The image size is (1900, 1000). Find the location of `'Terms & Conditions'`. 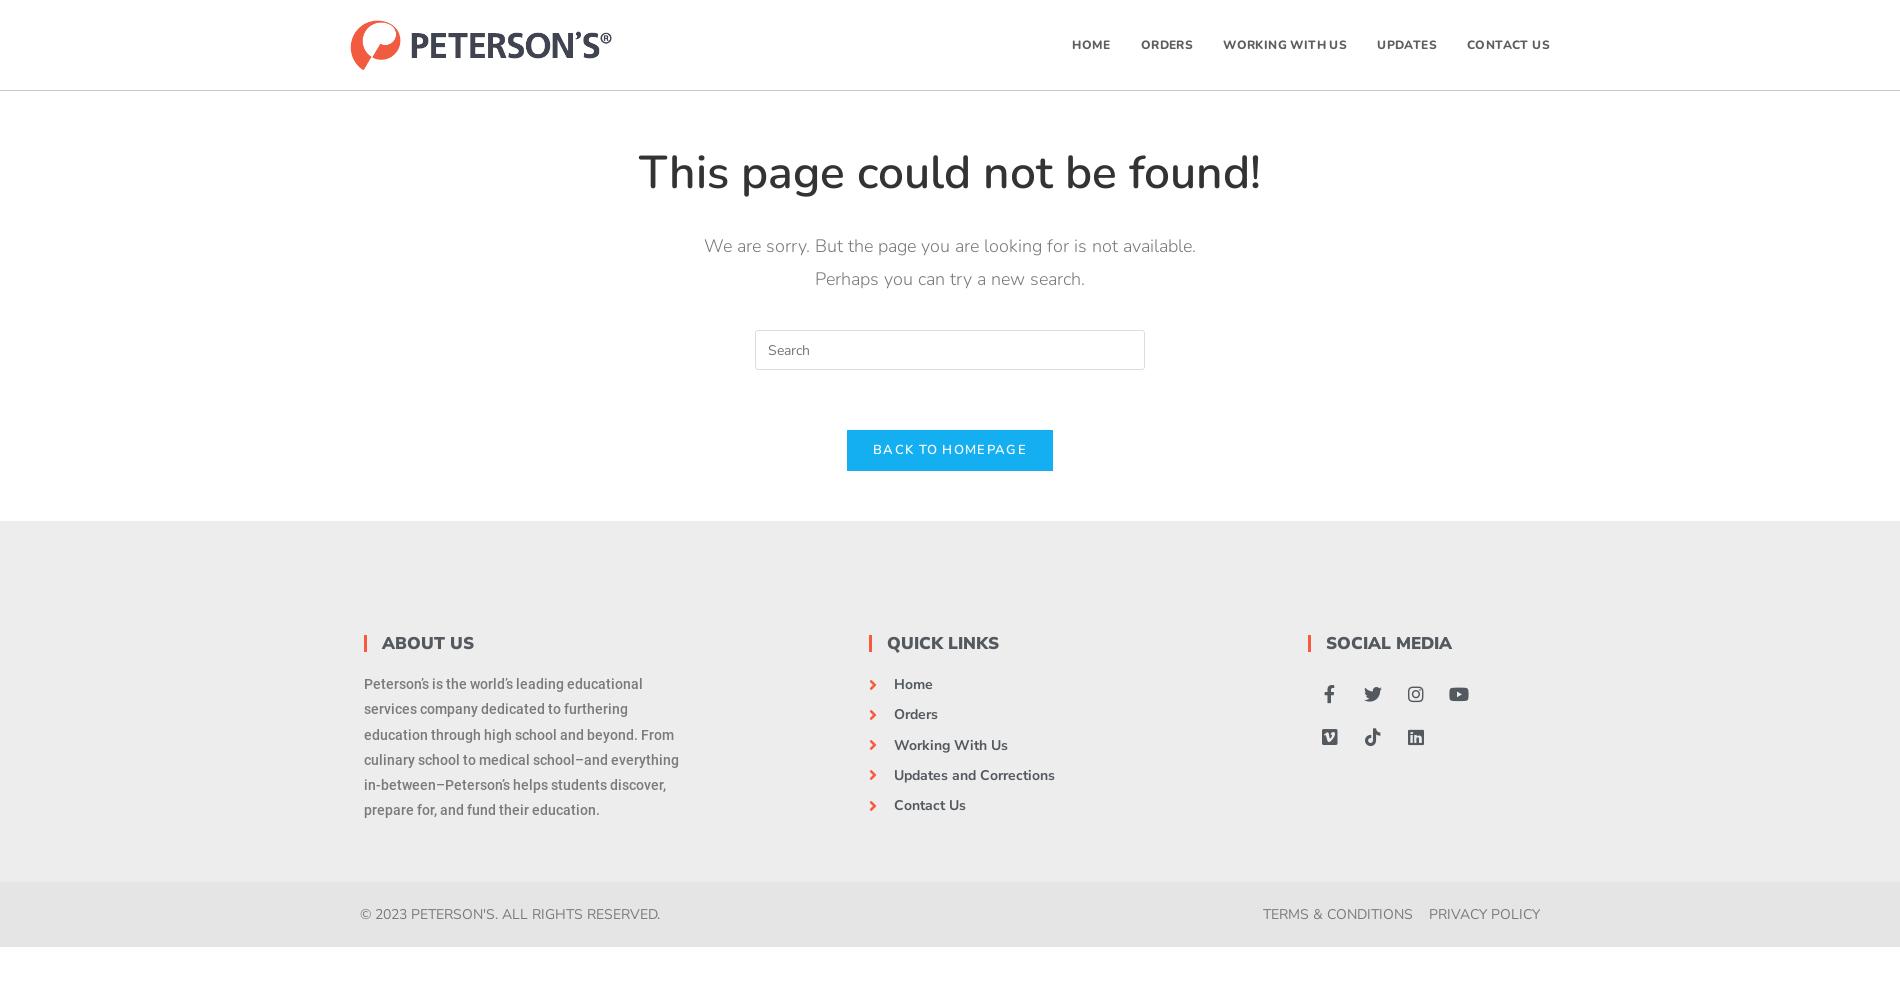

'Terms & Conditions' is located at coordinates (1261, 914).